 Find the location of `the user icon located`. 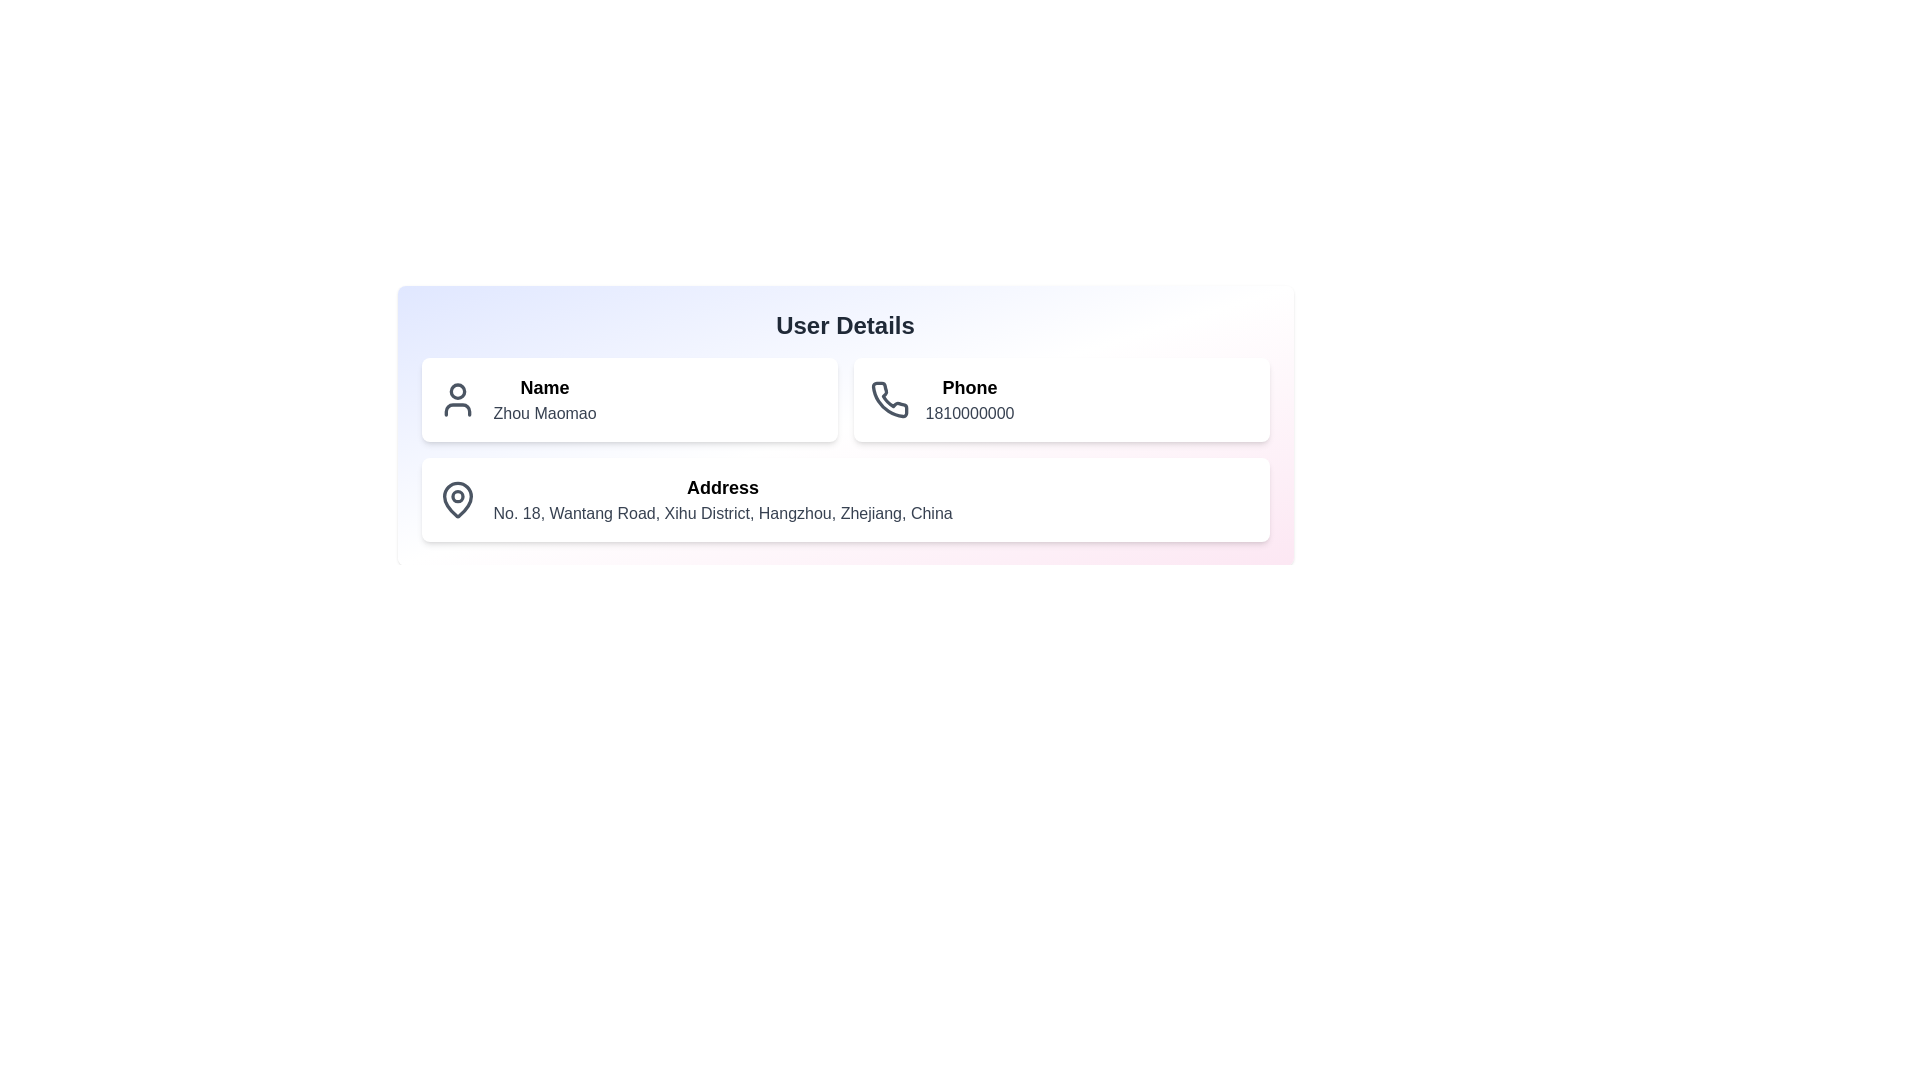

the user icon located is located at coordinates (456, 400).